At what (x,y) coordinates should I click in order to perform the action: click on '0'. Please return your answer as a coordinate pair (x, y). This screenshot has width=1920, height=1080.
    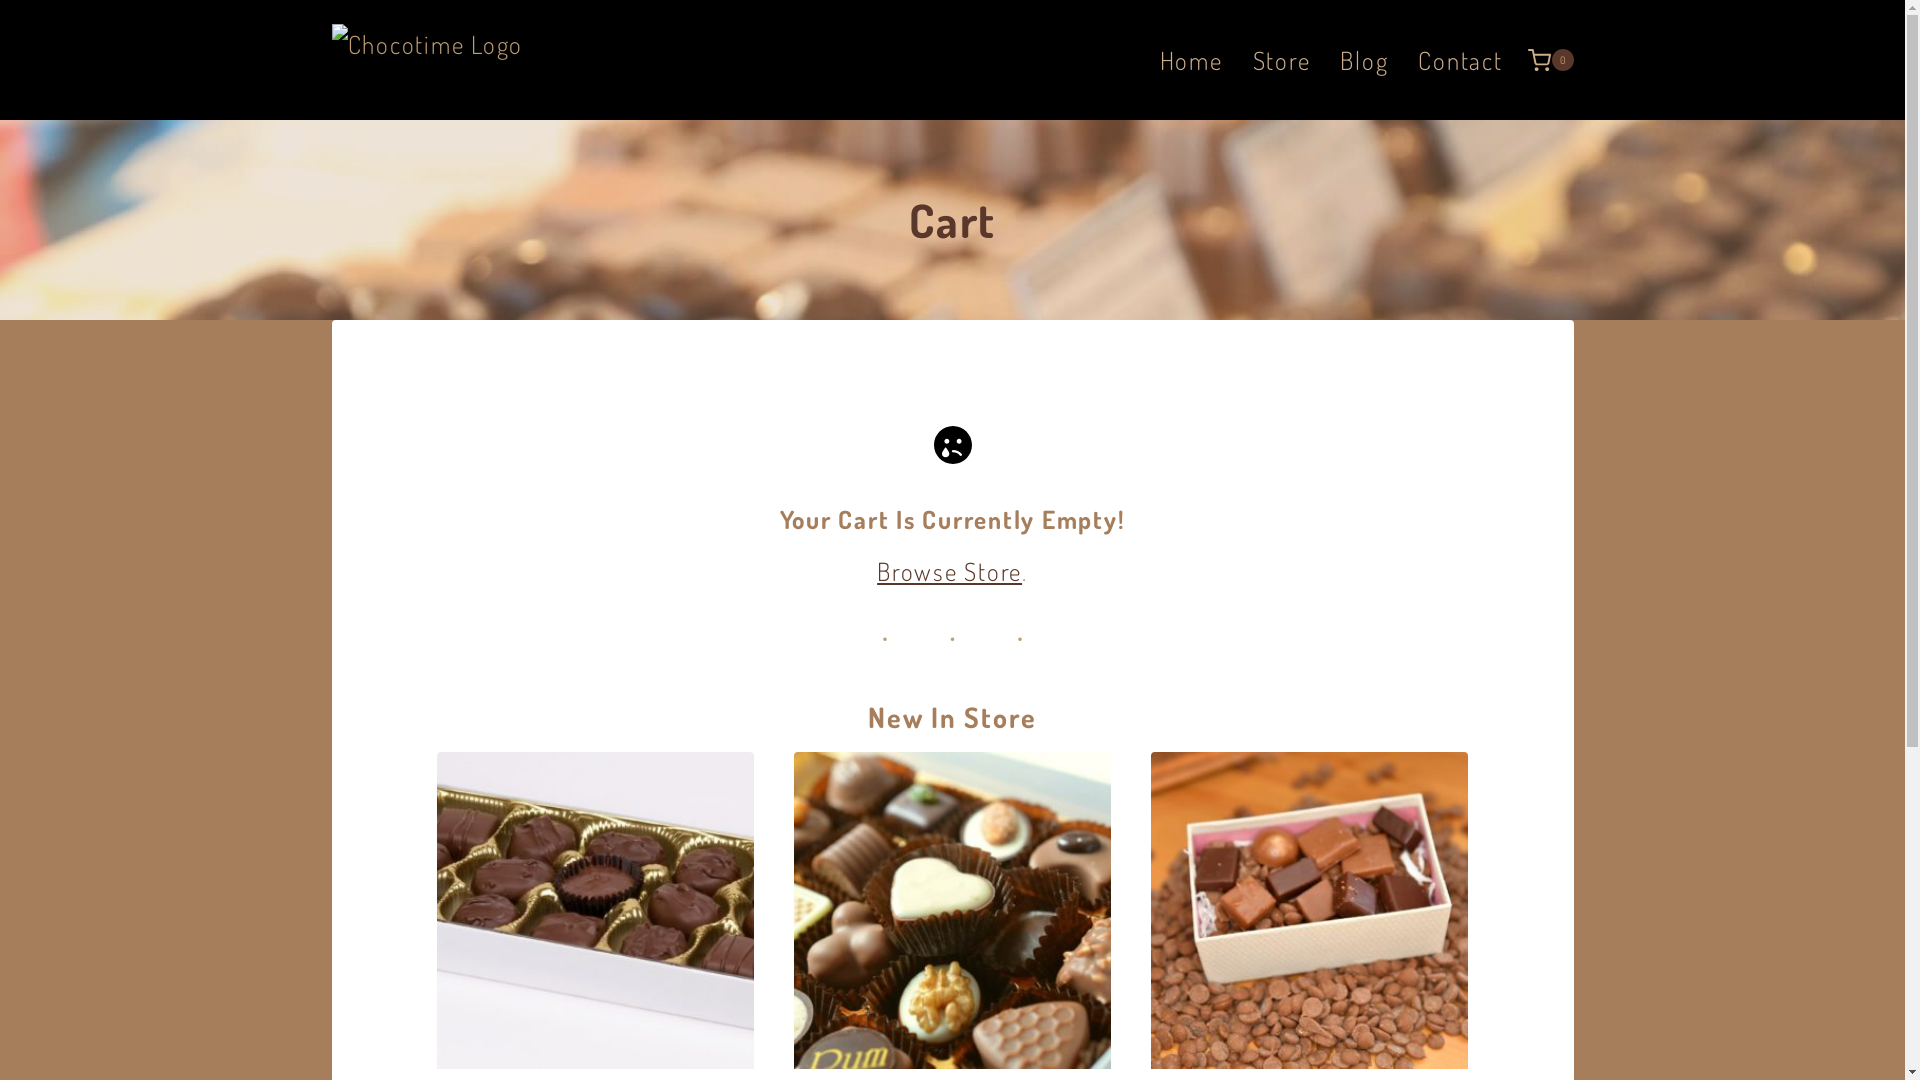
    Looking at the image, I should click on (1549, 58).